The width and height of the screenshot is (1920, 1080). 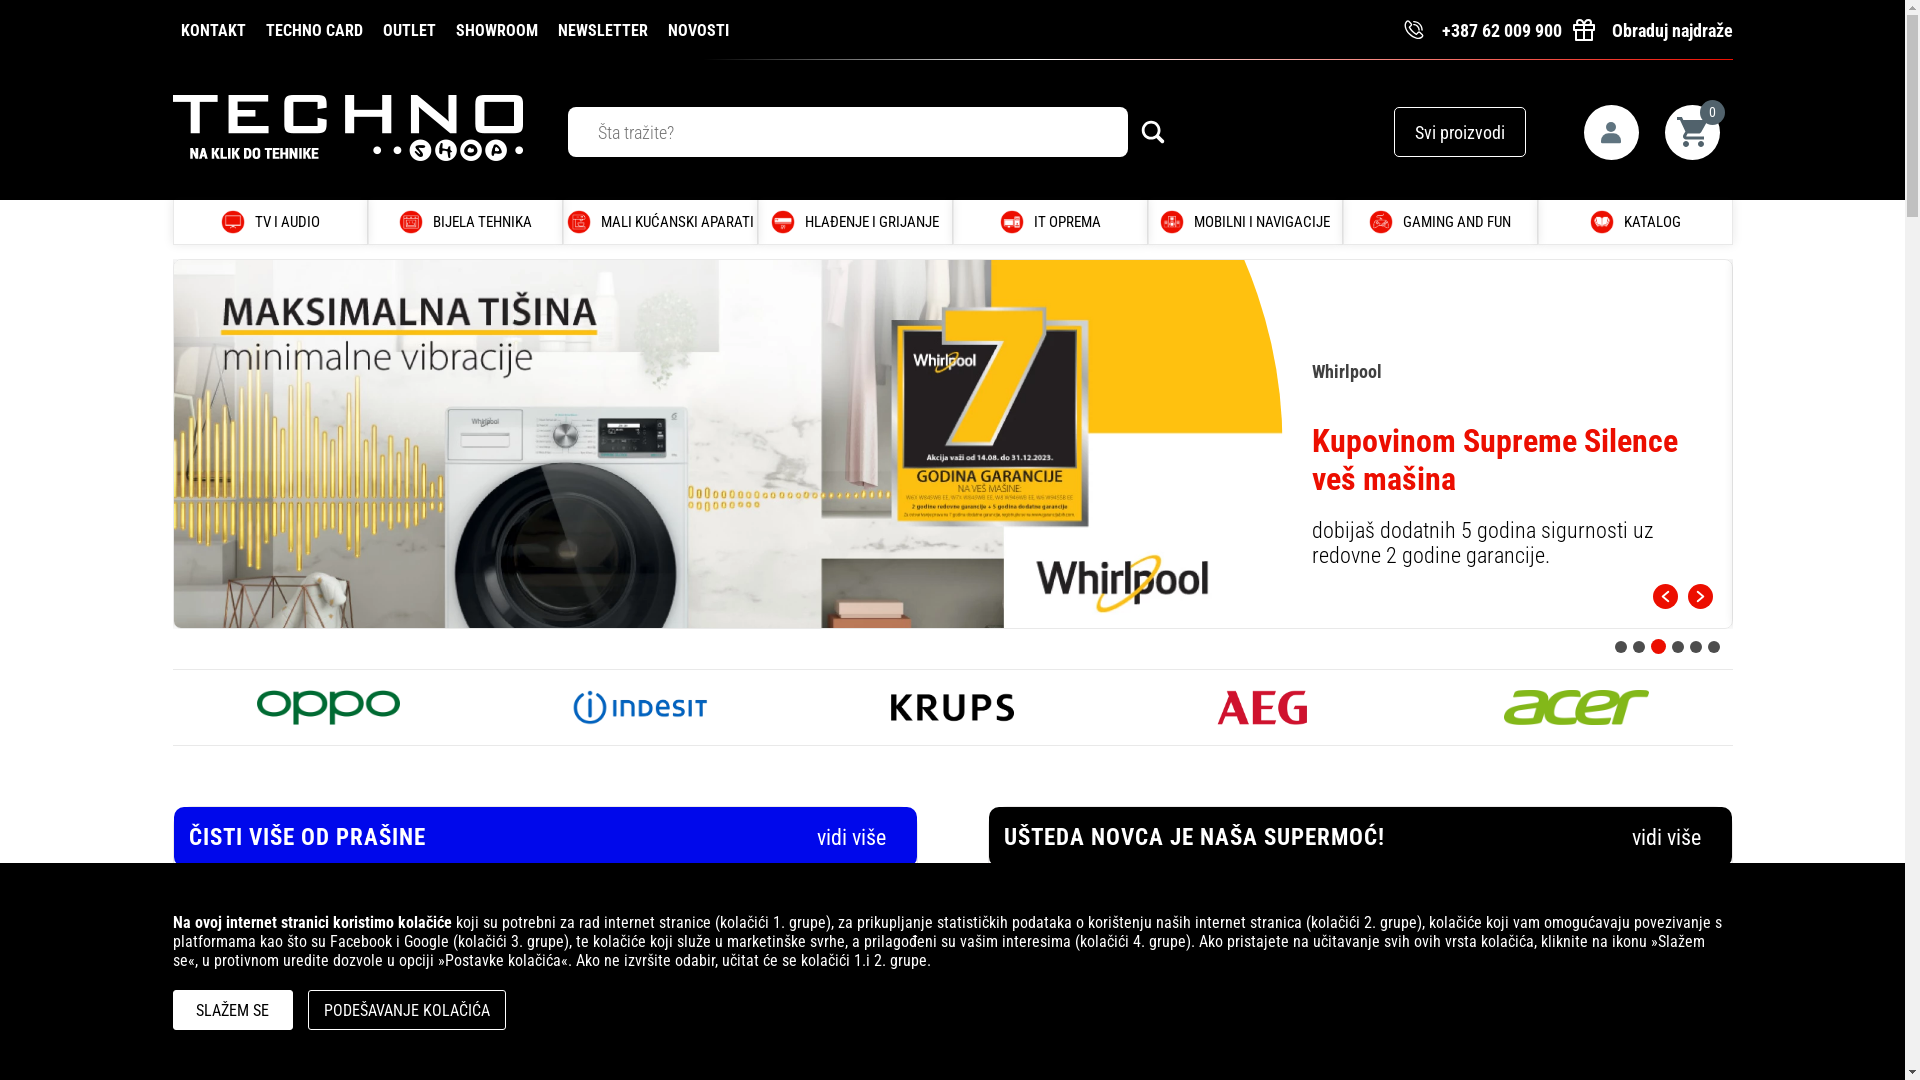 I want to click on 'KATALOG', so click(x=1647, y=222).